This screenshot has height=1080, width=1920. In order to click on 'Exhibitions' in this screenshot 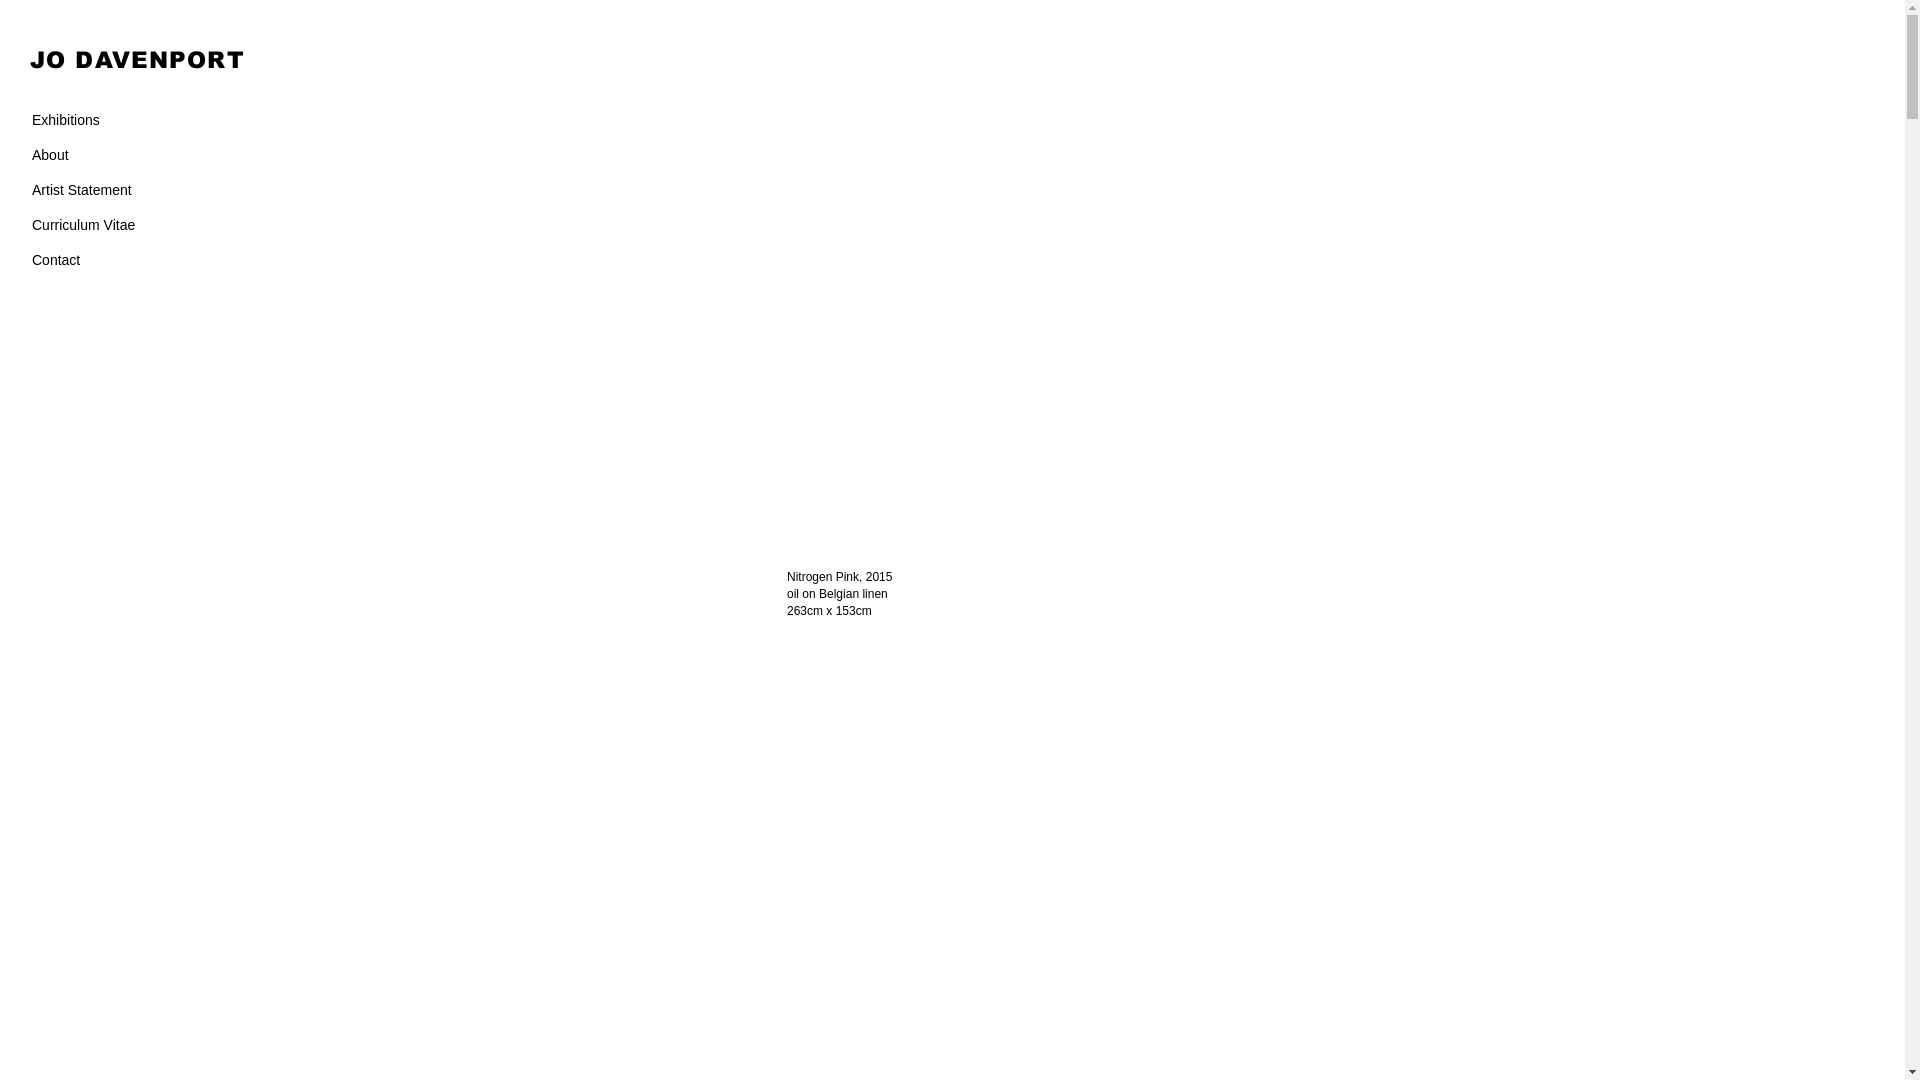, I will do `click(32, 120)`.